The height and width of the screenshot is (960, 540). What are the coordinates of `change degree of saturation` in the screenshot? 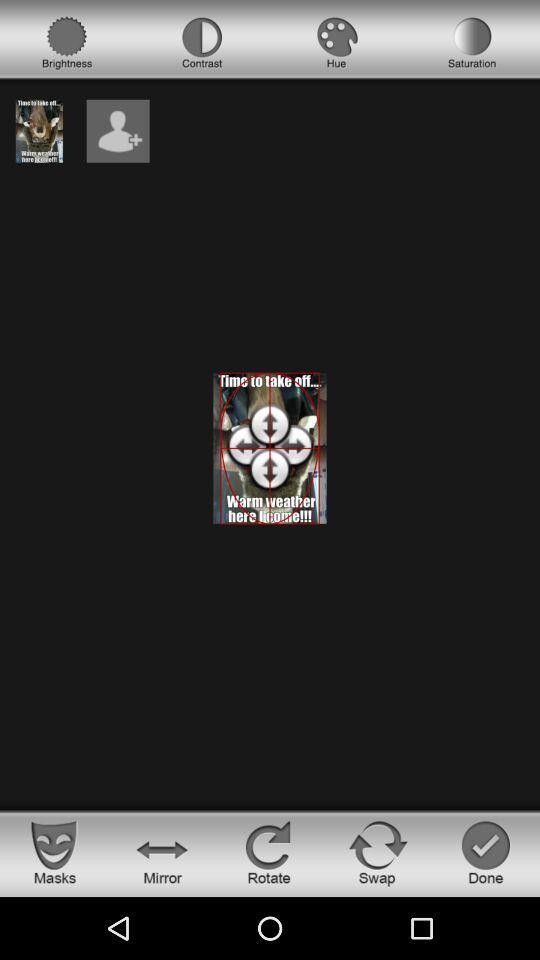 It's located at (472, 42).